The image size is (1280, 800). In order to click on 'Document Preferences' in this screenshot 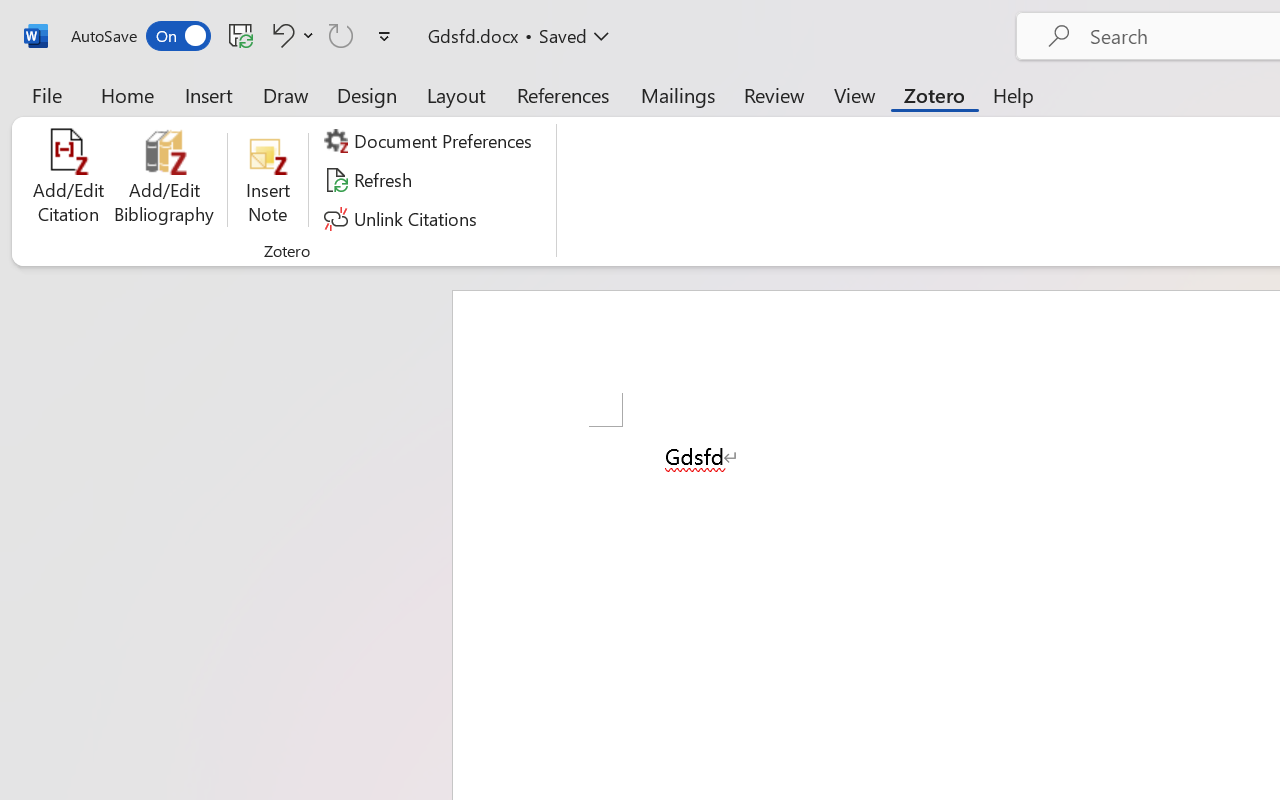, I will do `click(430, 141)`.